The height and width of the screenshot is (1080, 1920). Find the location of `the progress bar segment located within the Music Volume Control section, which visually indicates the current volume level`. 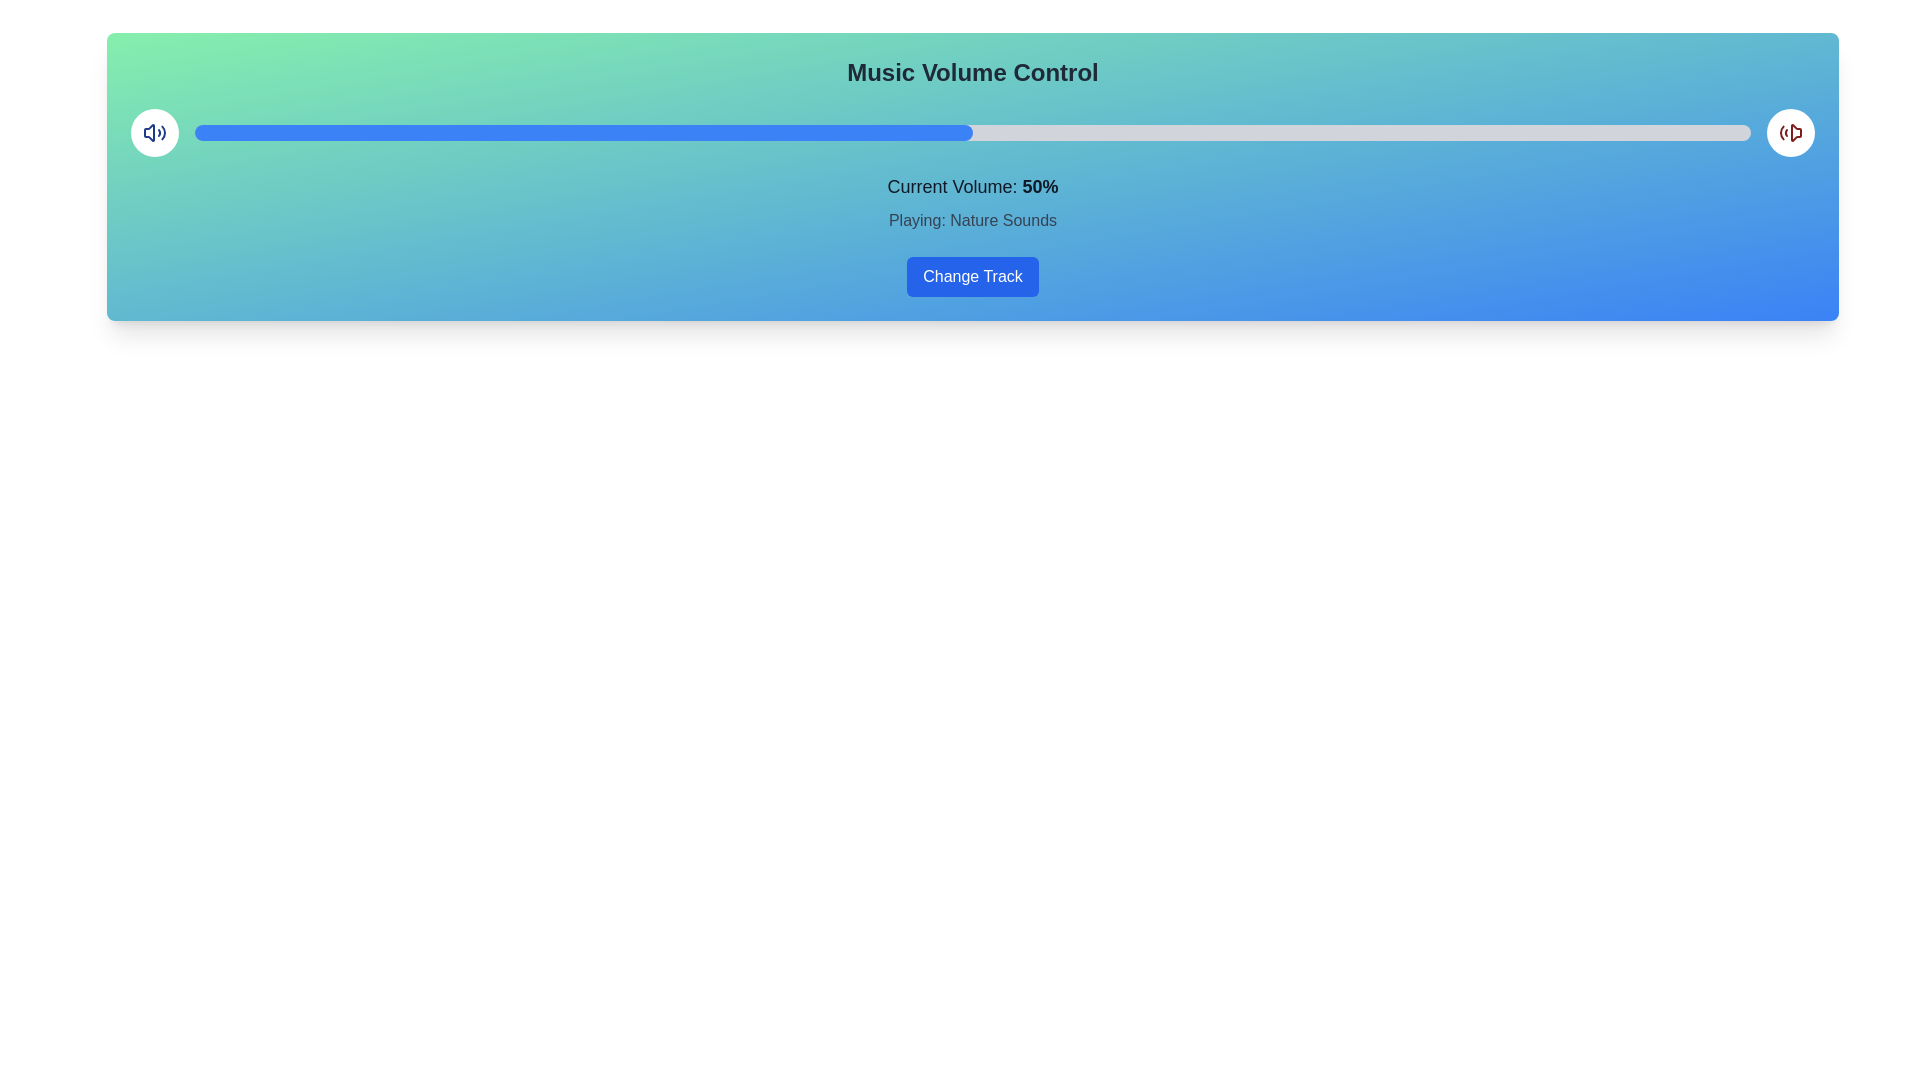

the progress bar segment located within the Music Volume Control section, which visually indicates the current volume level is located at coordinates (583, 132).